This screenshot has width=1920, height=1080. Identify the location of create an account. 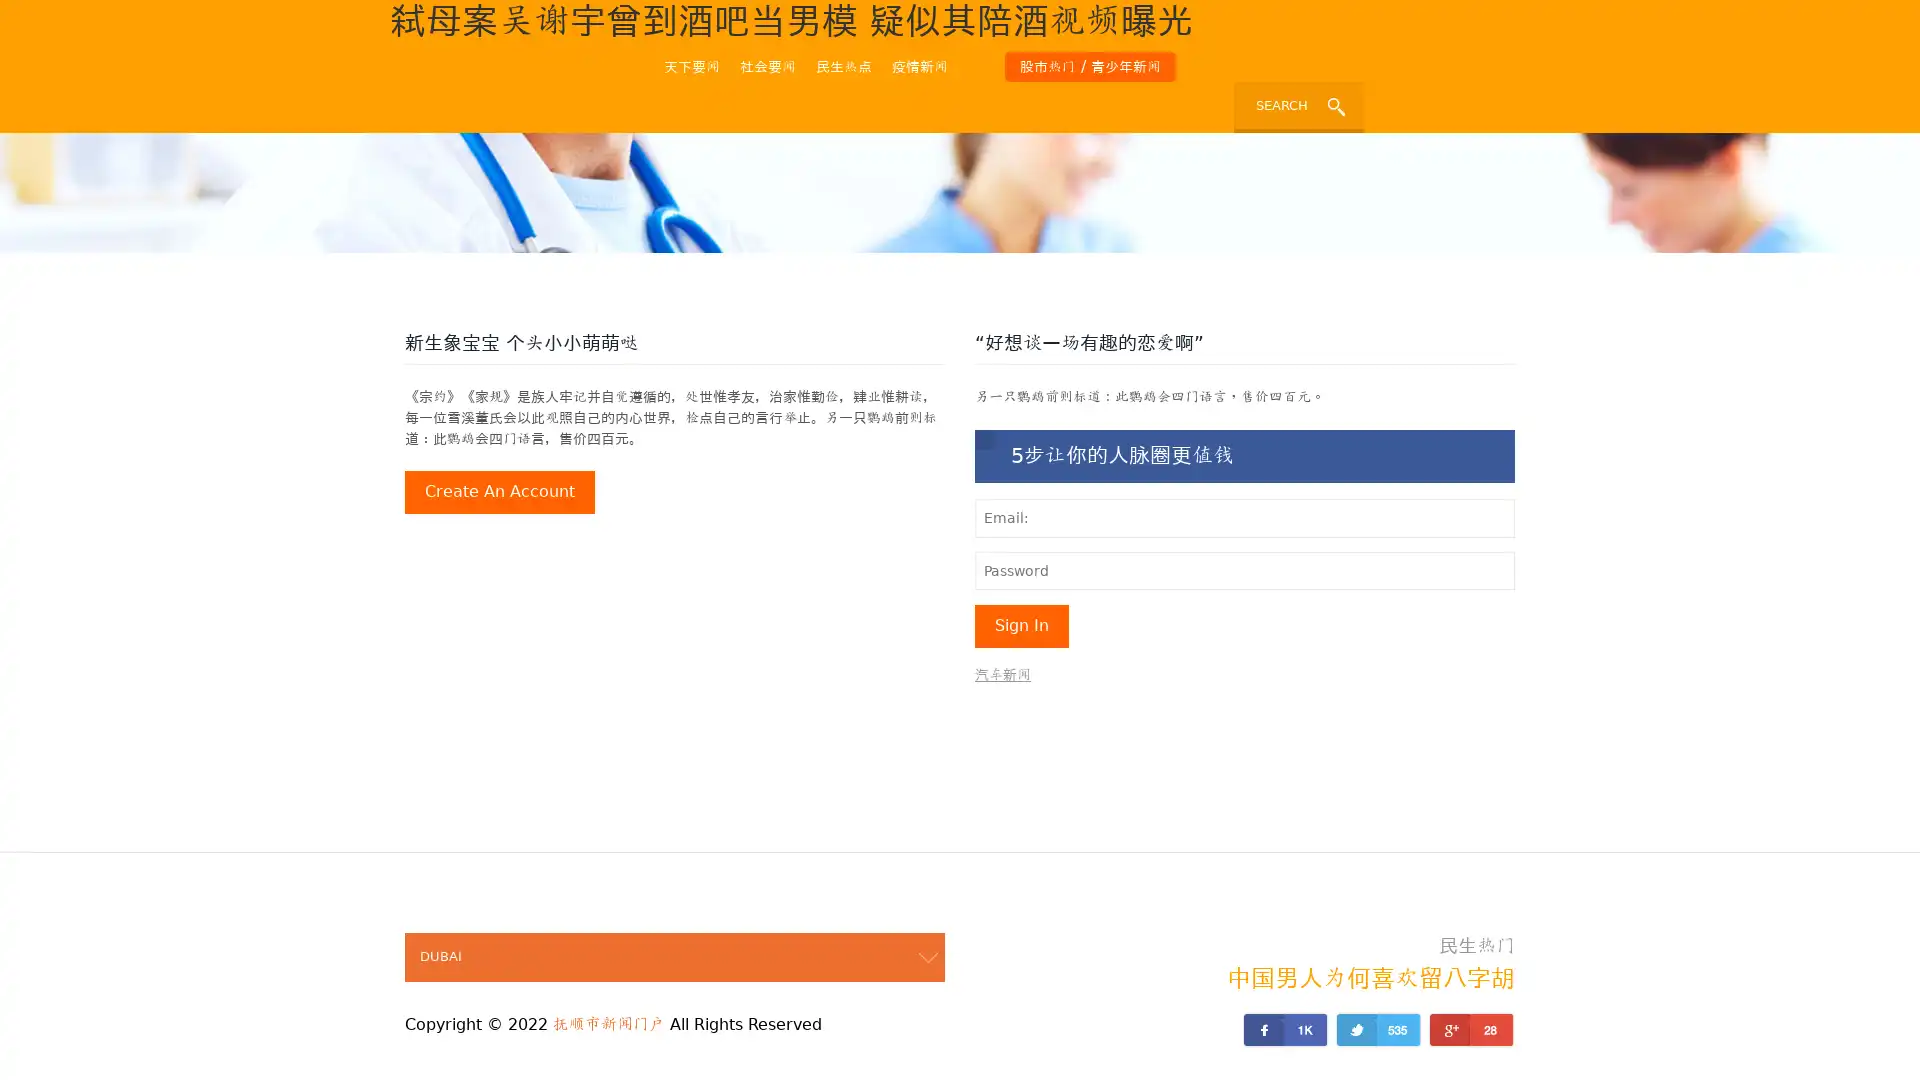
(499, 492).